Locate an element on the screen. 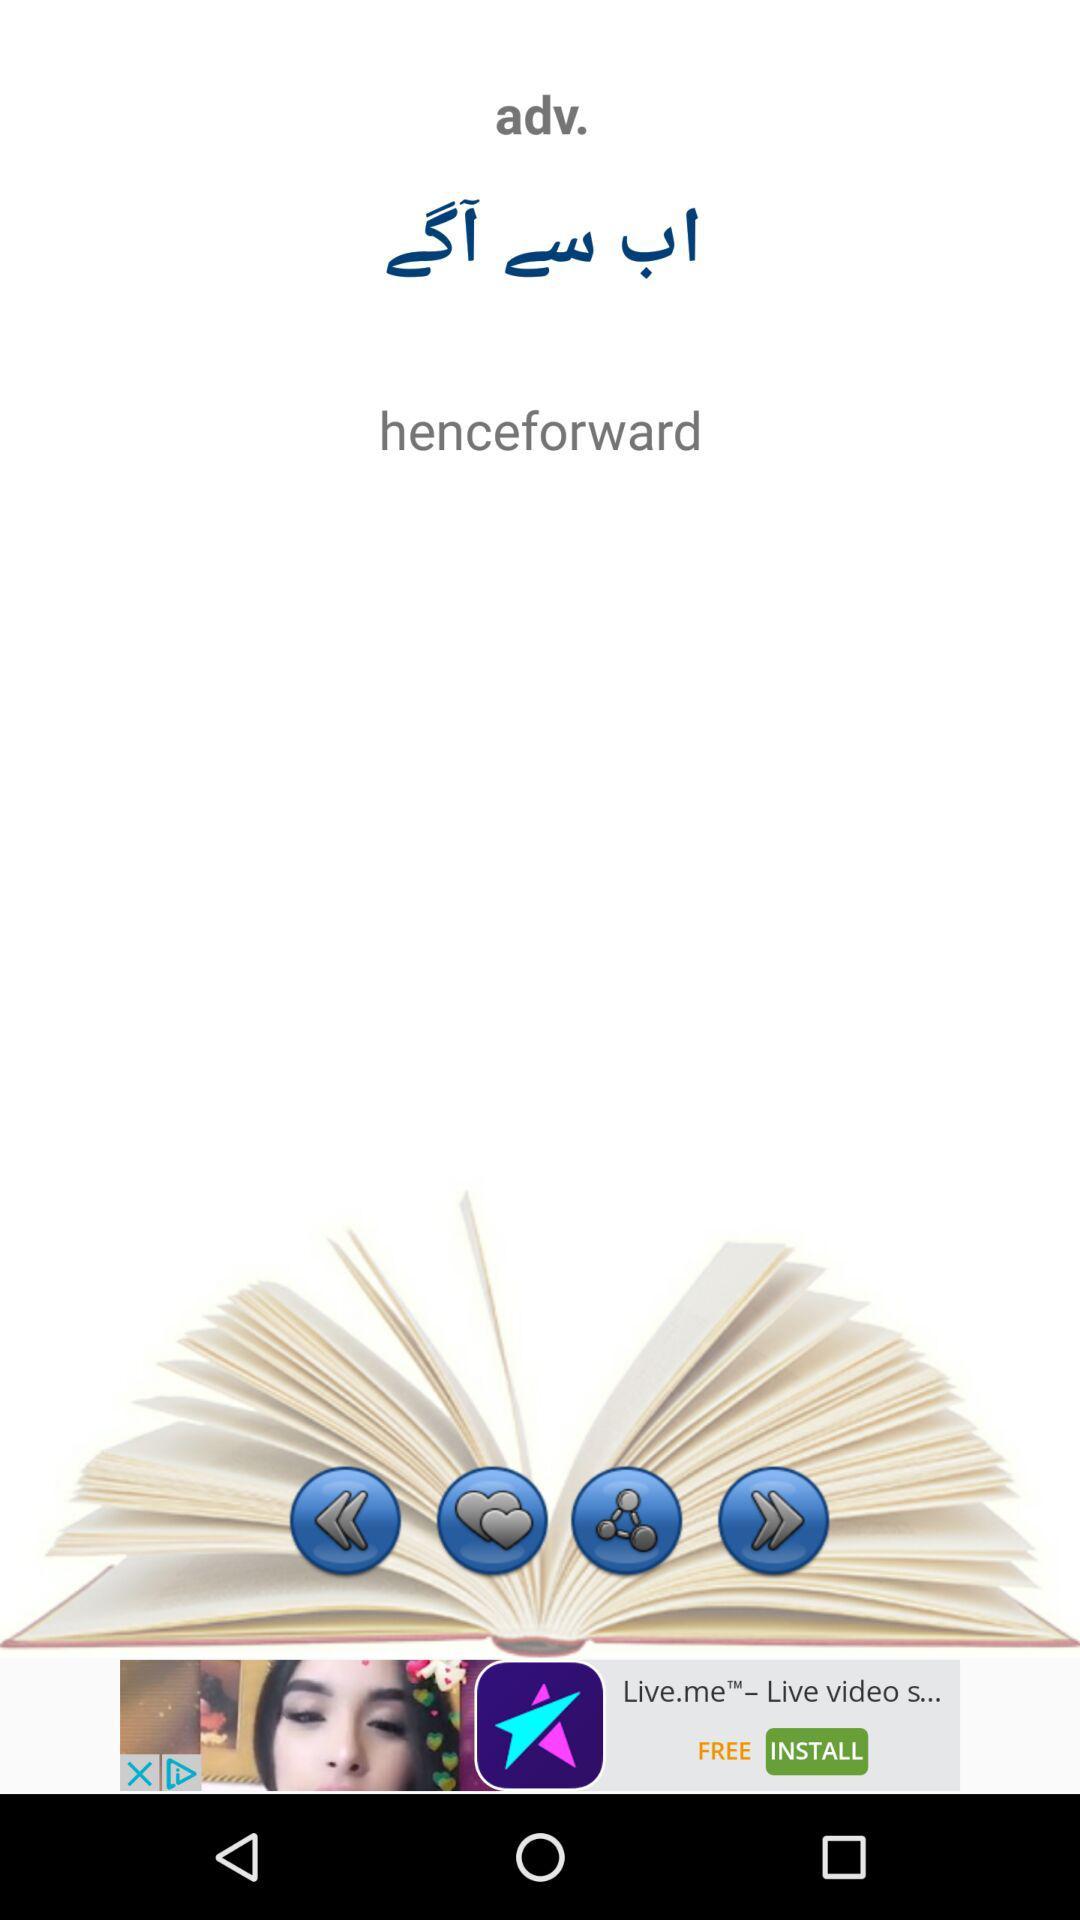  the current item is located at coordinates (492, 1522).